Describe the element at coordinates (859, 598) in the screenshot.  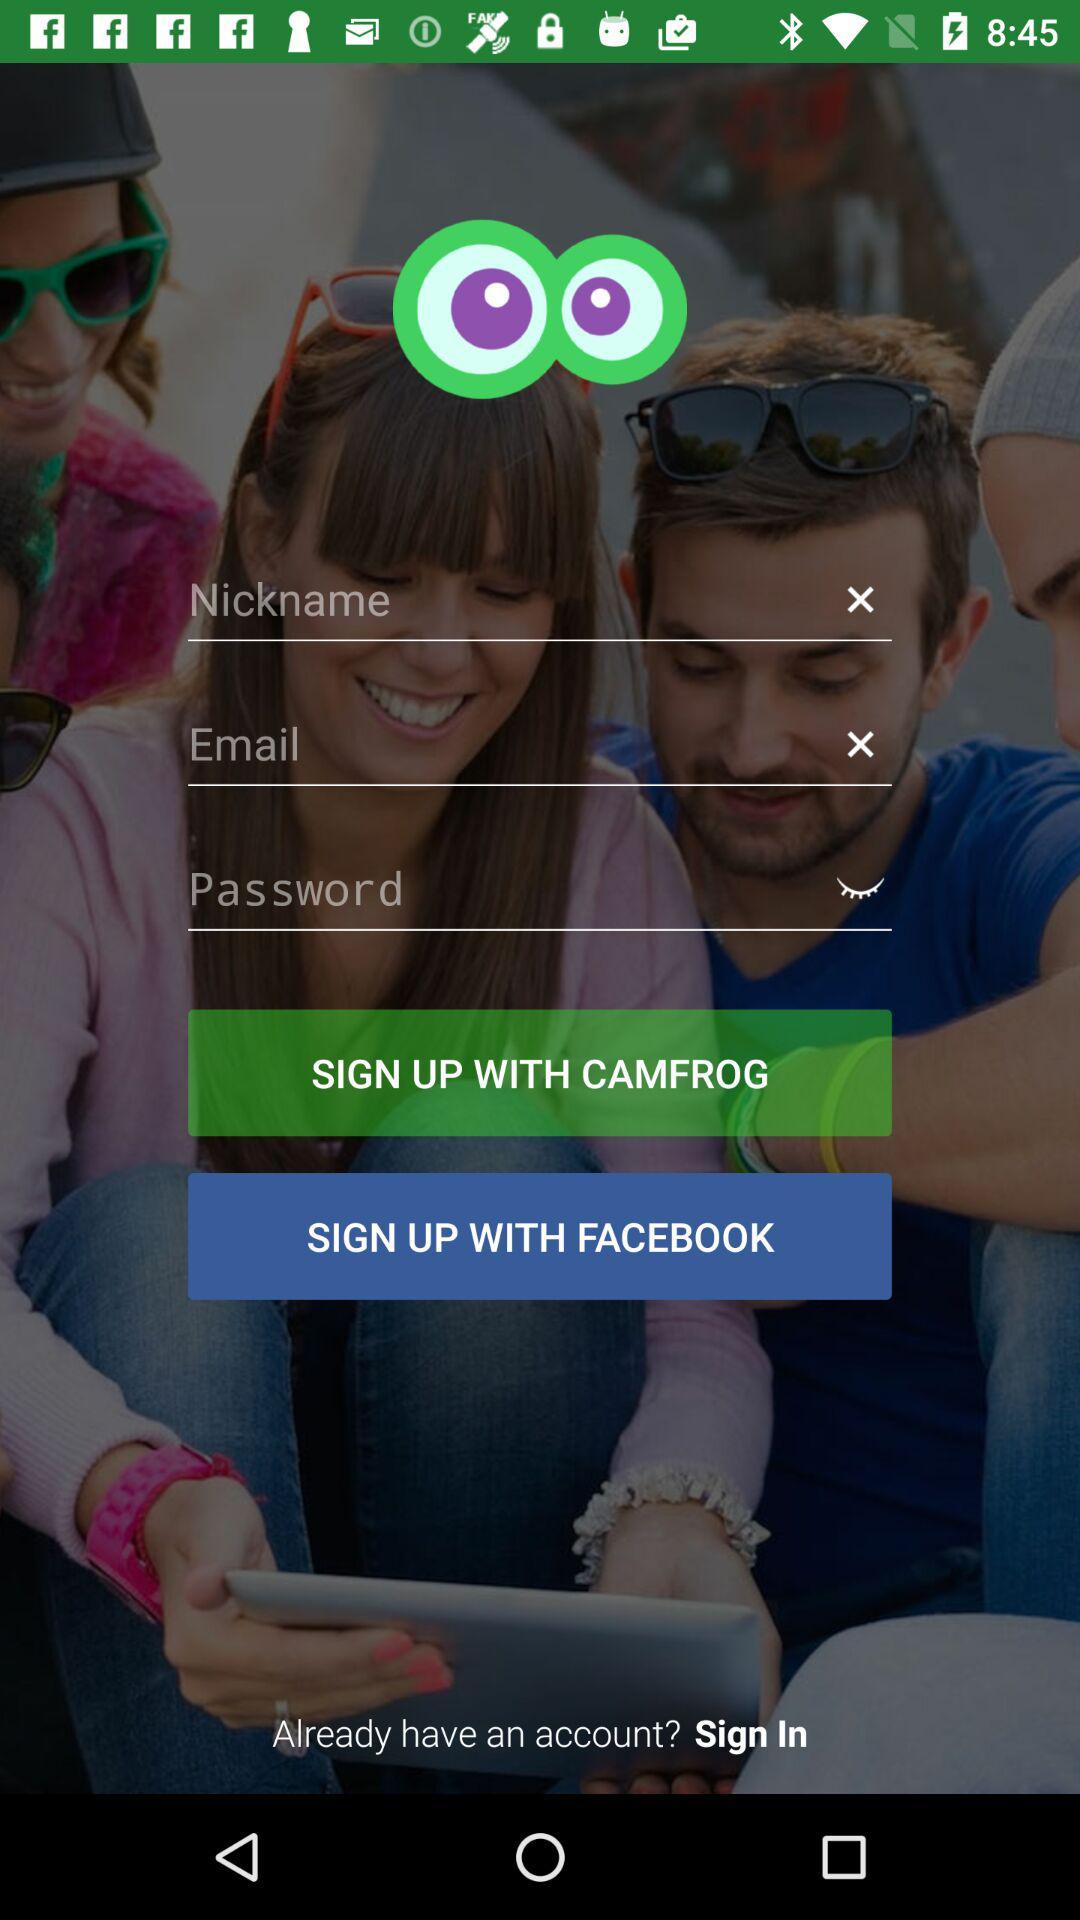
I see `the close icon` at that location.